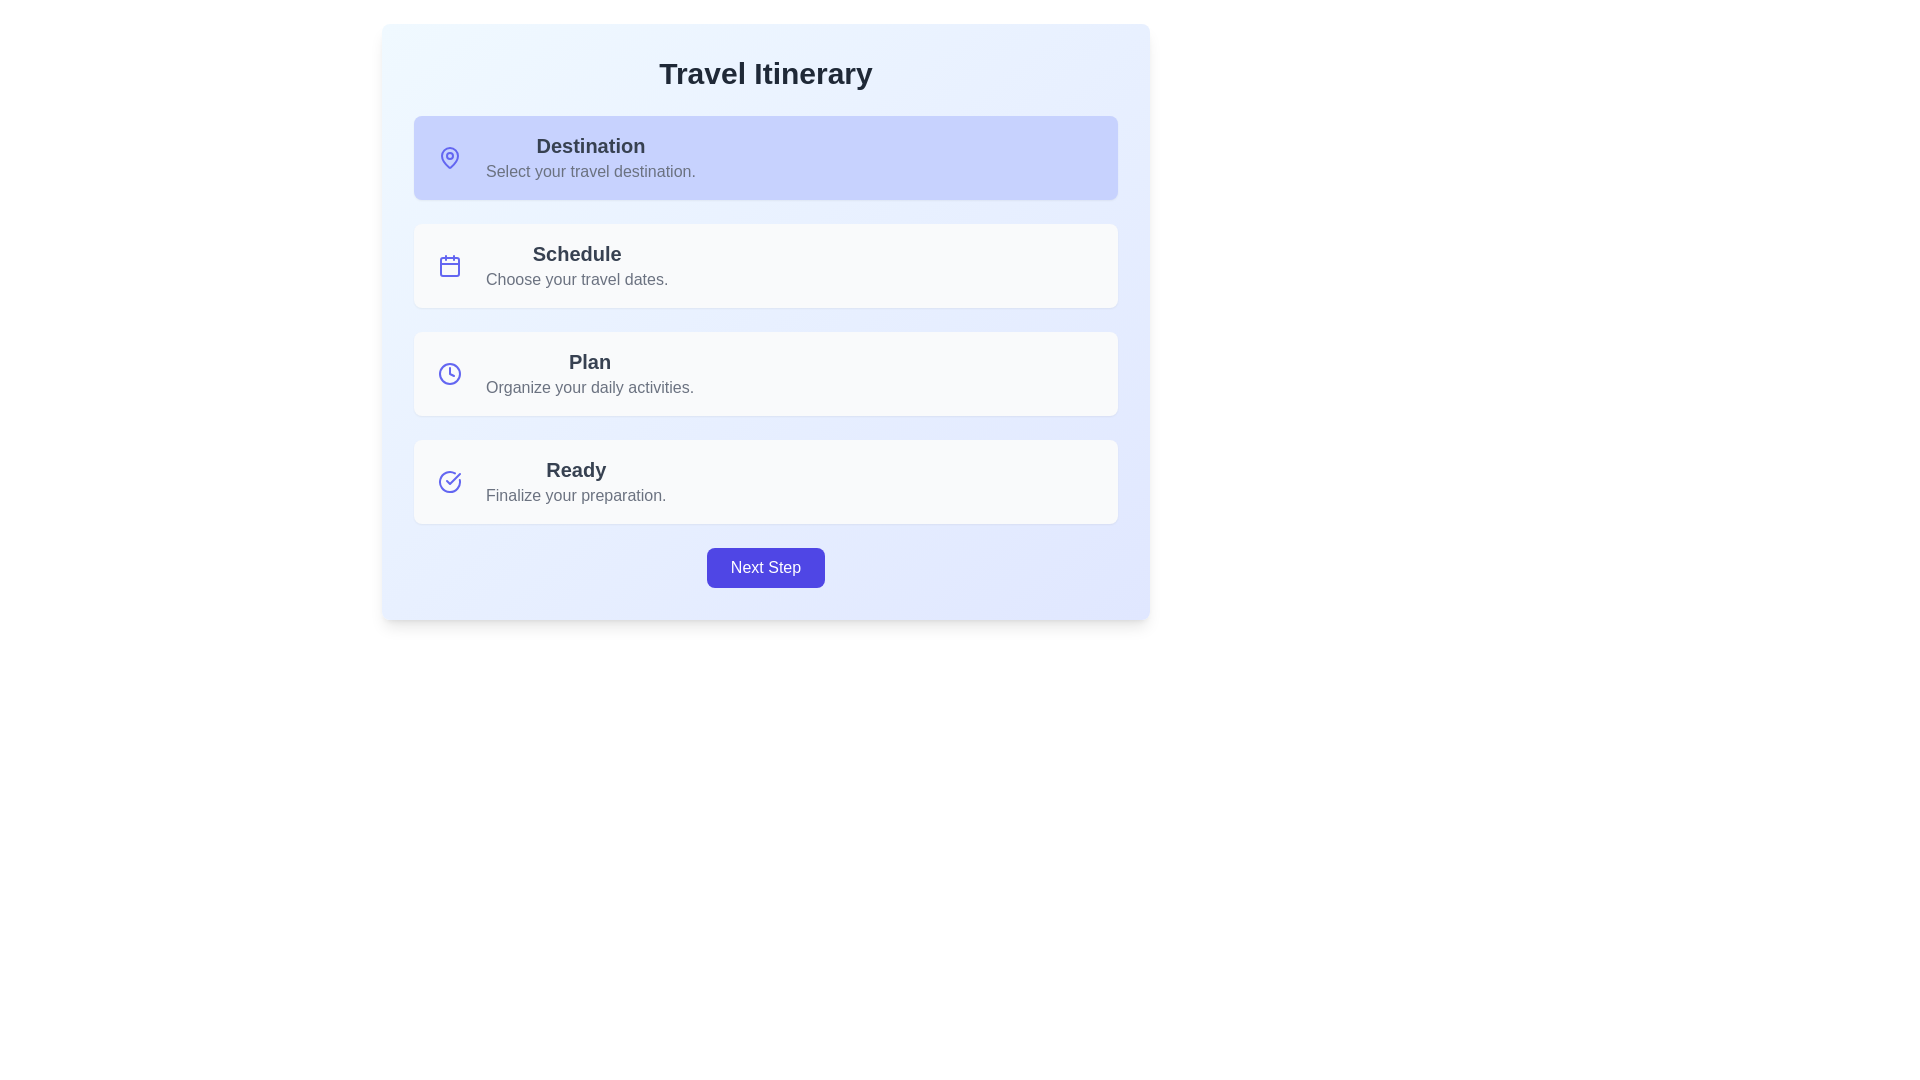  Describe the element at coordinates (589, 157) in the screenshot. I see `the informational label for selecting a travel destination, which includes a map pin icon on its left side and is positioned at the top of the interface` at that location.